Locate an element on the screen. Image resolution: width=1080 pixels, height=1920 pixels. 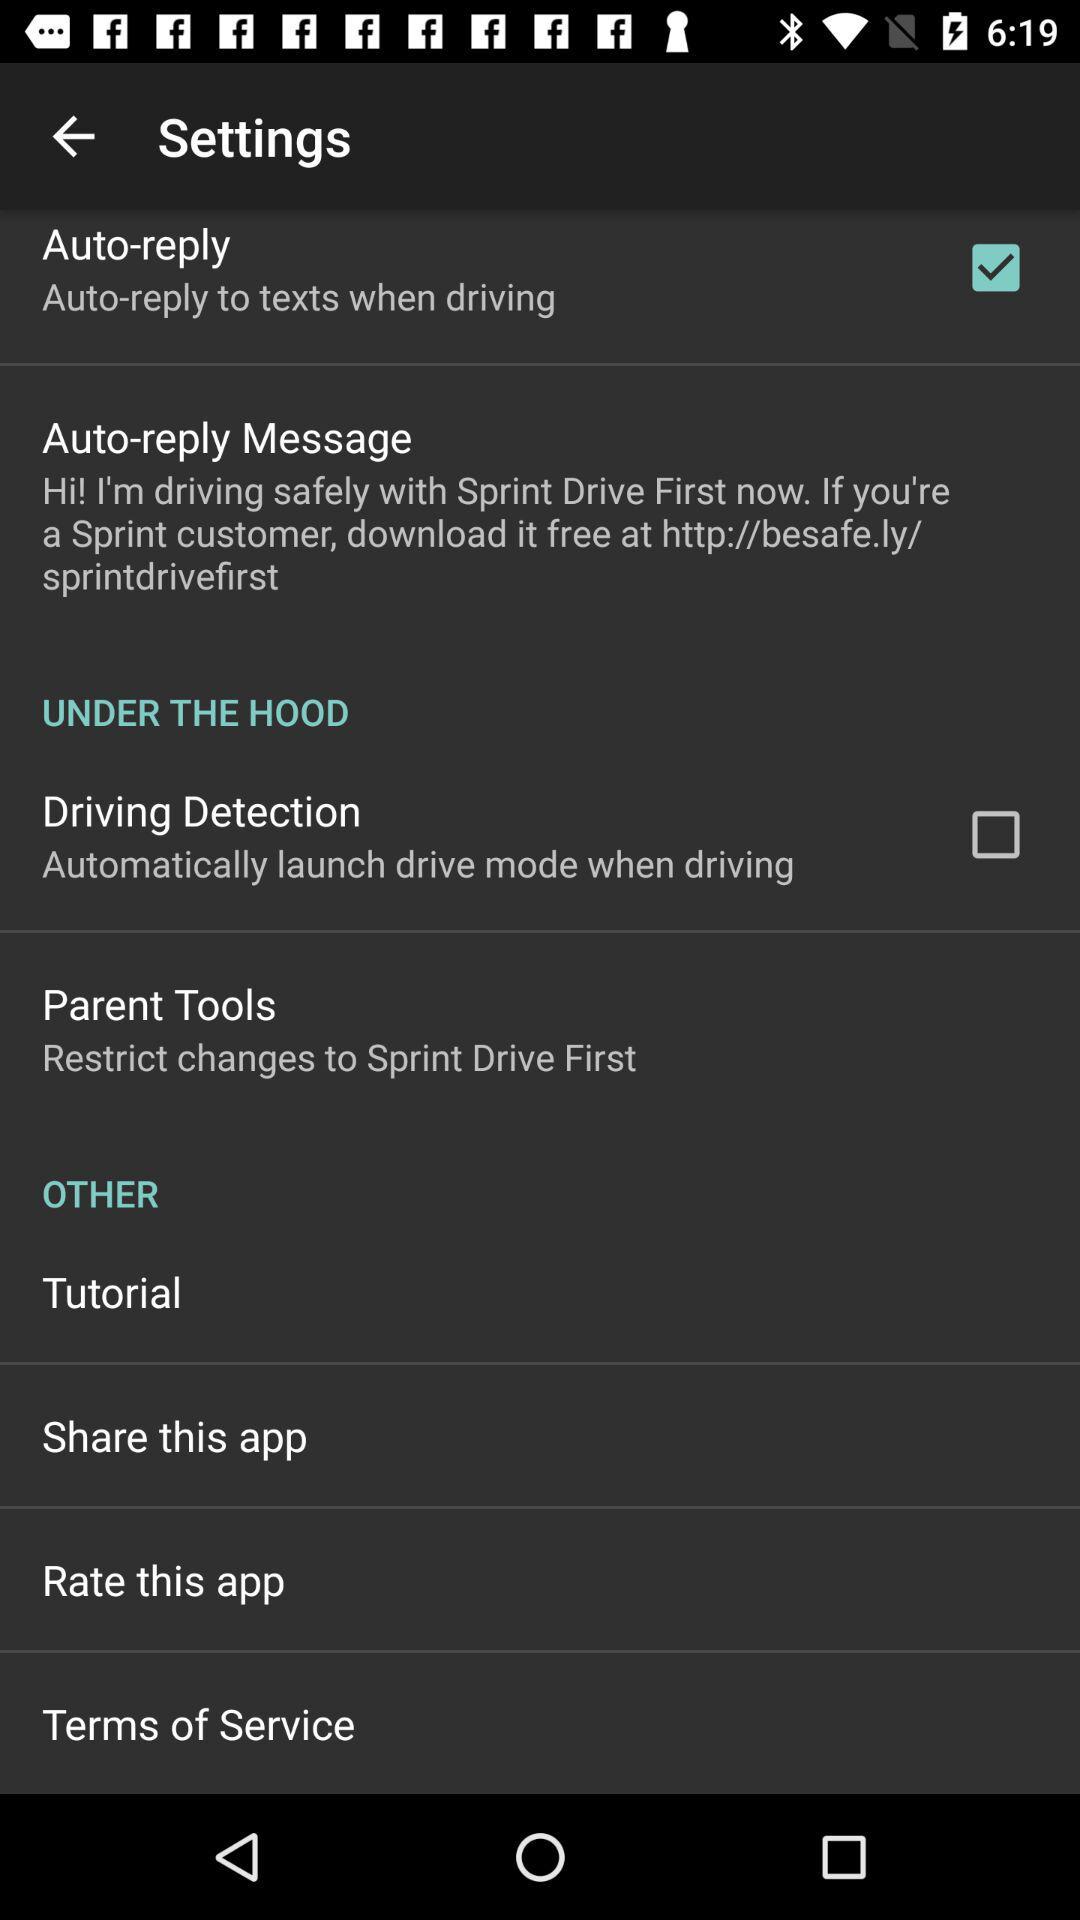
the terms of service item is located at coordinates (198, 1722).